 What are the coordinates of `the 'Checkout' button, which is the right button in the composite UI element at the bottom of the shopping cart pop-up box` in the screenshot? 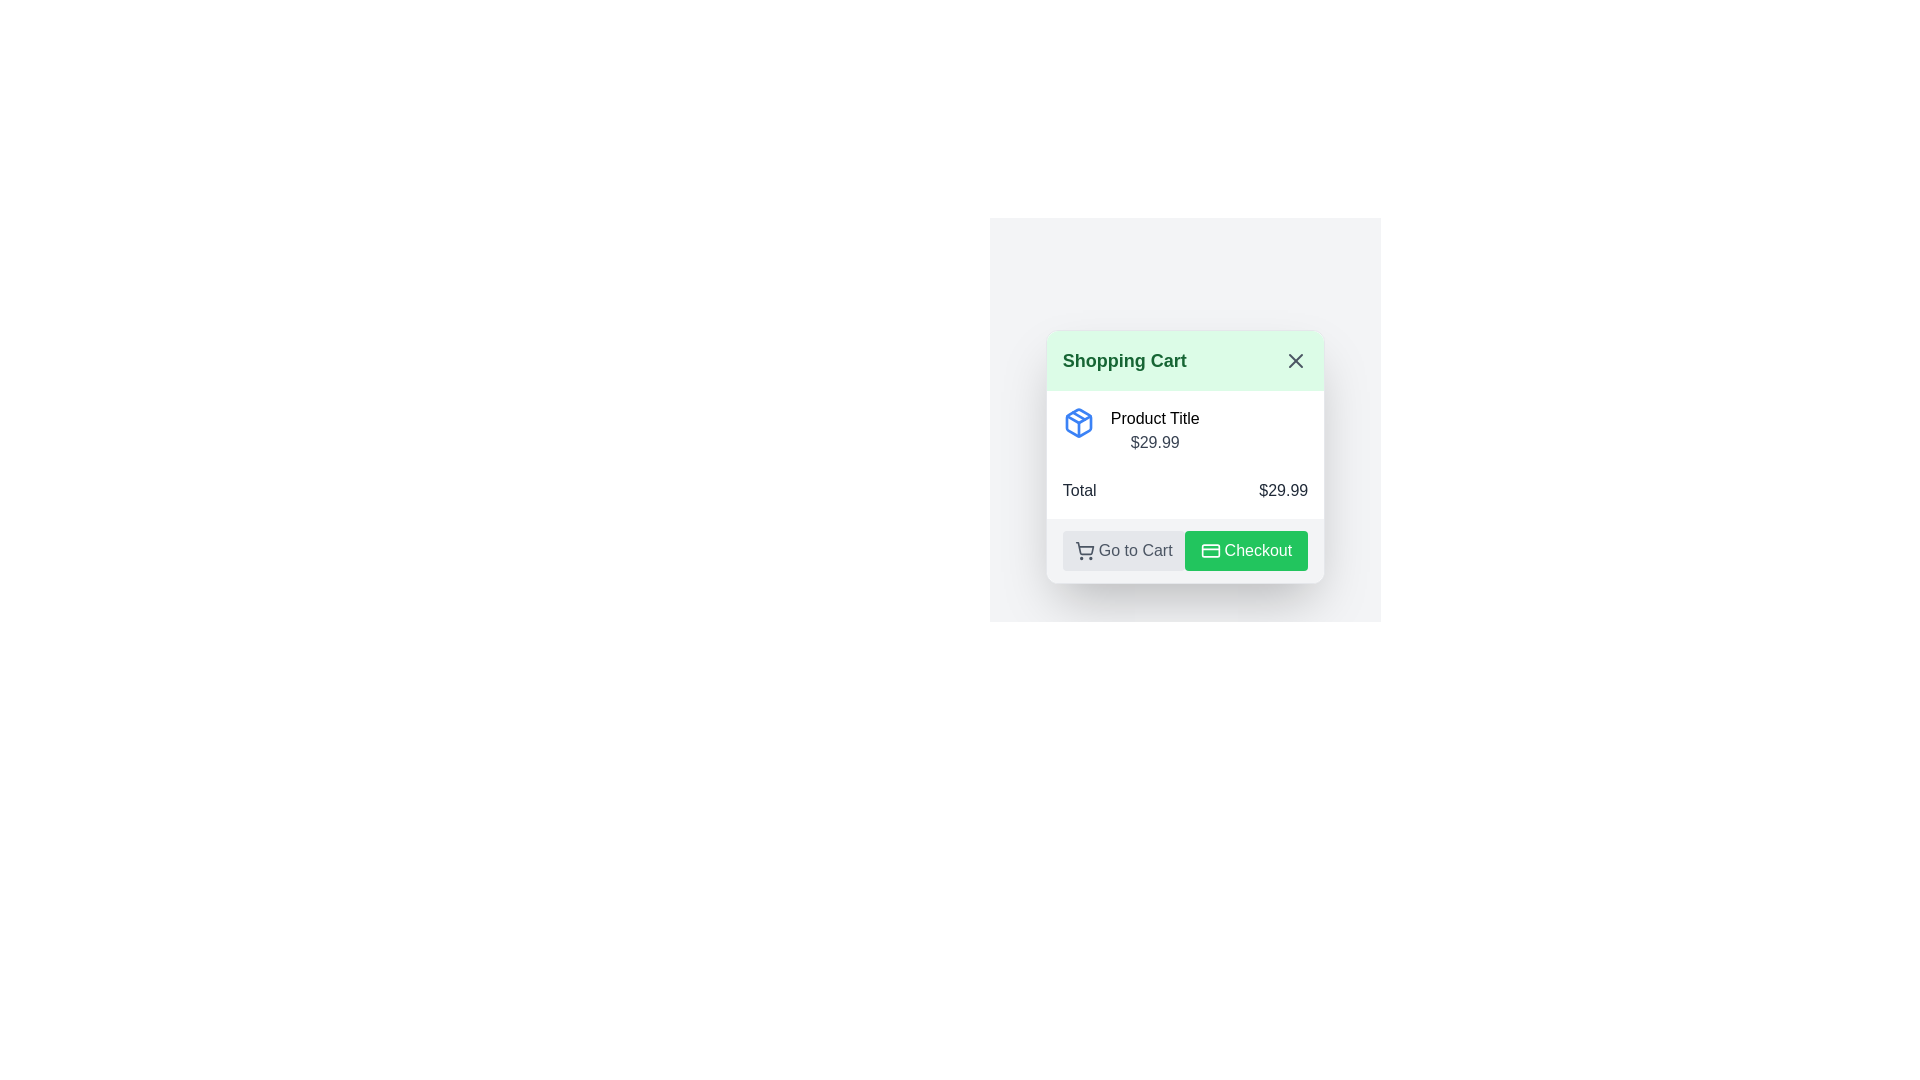 It's located at (1185, 551).